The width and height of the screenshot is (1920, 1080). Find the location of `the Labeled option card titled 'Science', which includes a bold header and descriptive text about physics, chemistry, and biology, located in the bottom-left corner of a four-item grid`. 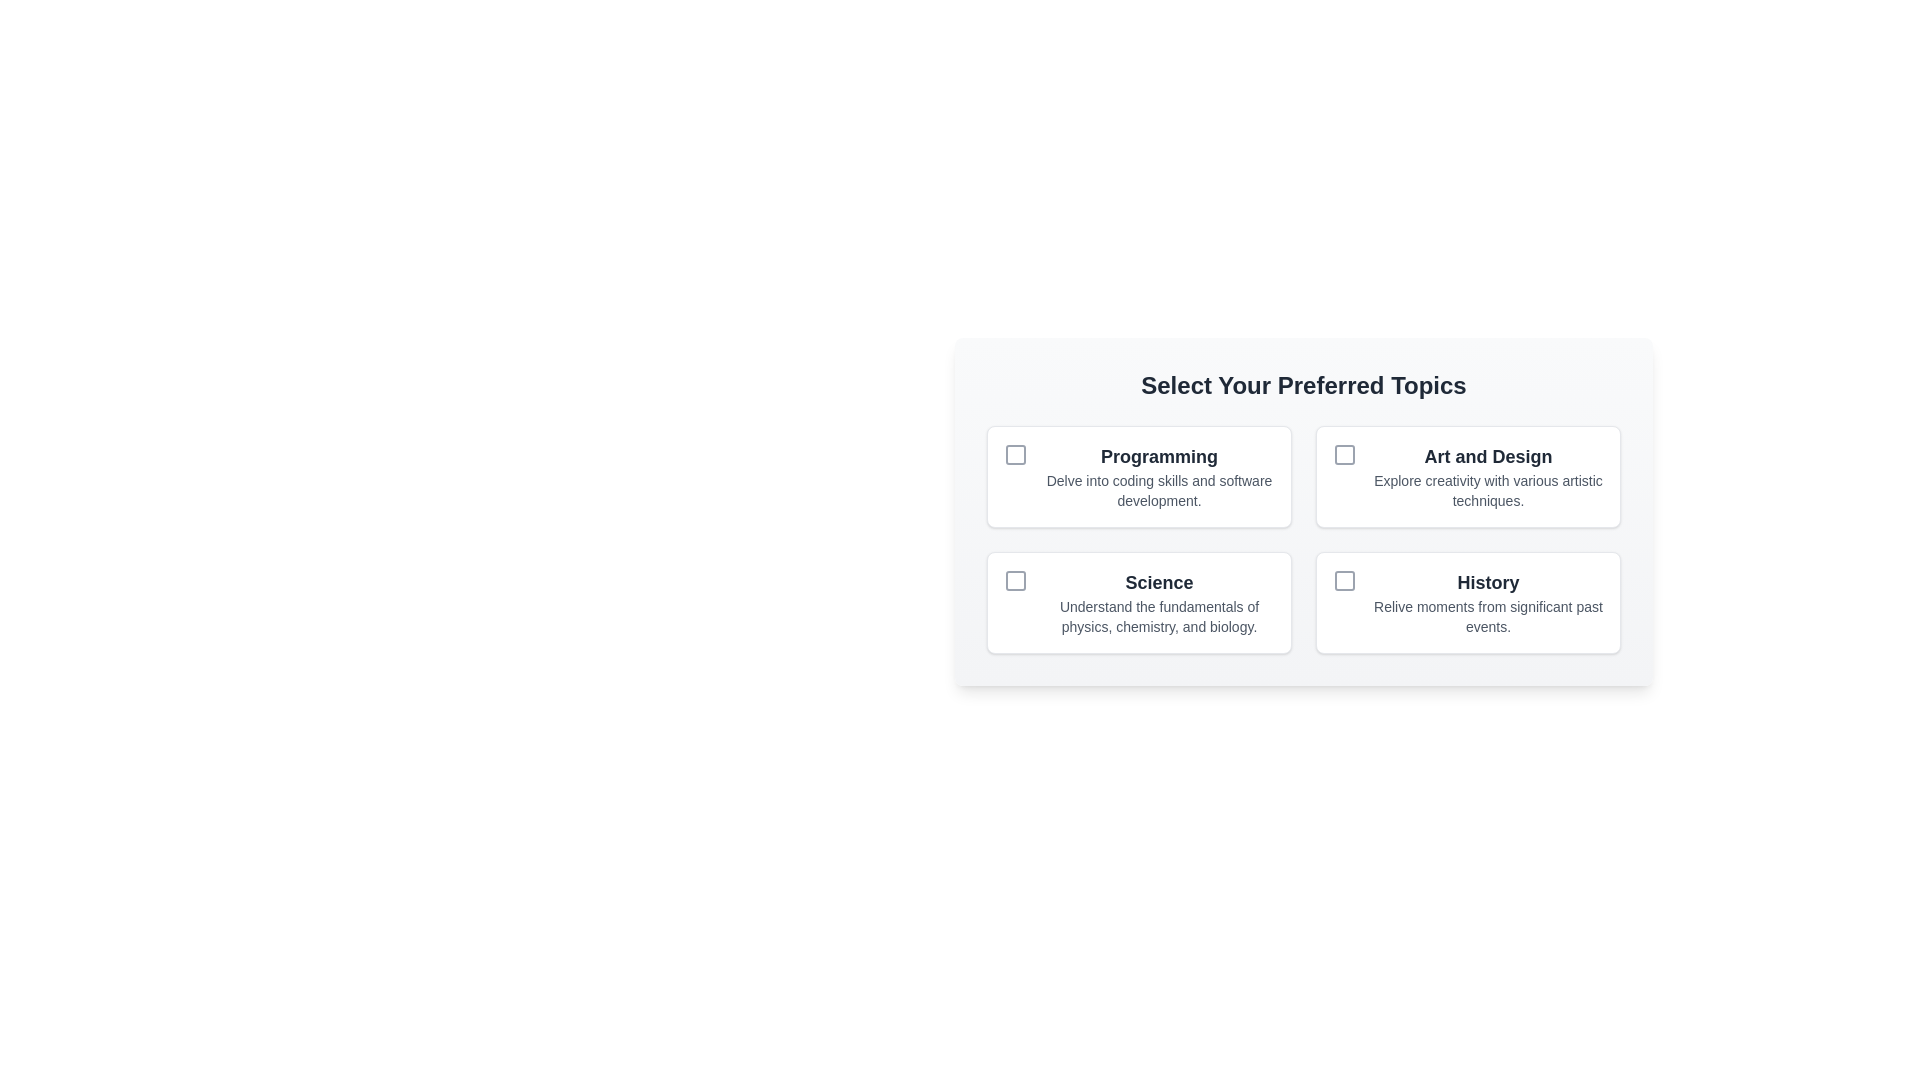

the Labeled option card titled 'Science', which includes a bold header and descriptive text about physics, chemistry, and biology, located in the bottom-left corner of a four-item grid is located at coordinates (1159, 601).